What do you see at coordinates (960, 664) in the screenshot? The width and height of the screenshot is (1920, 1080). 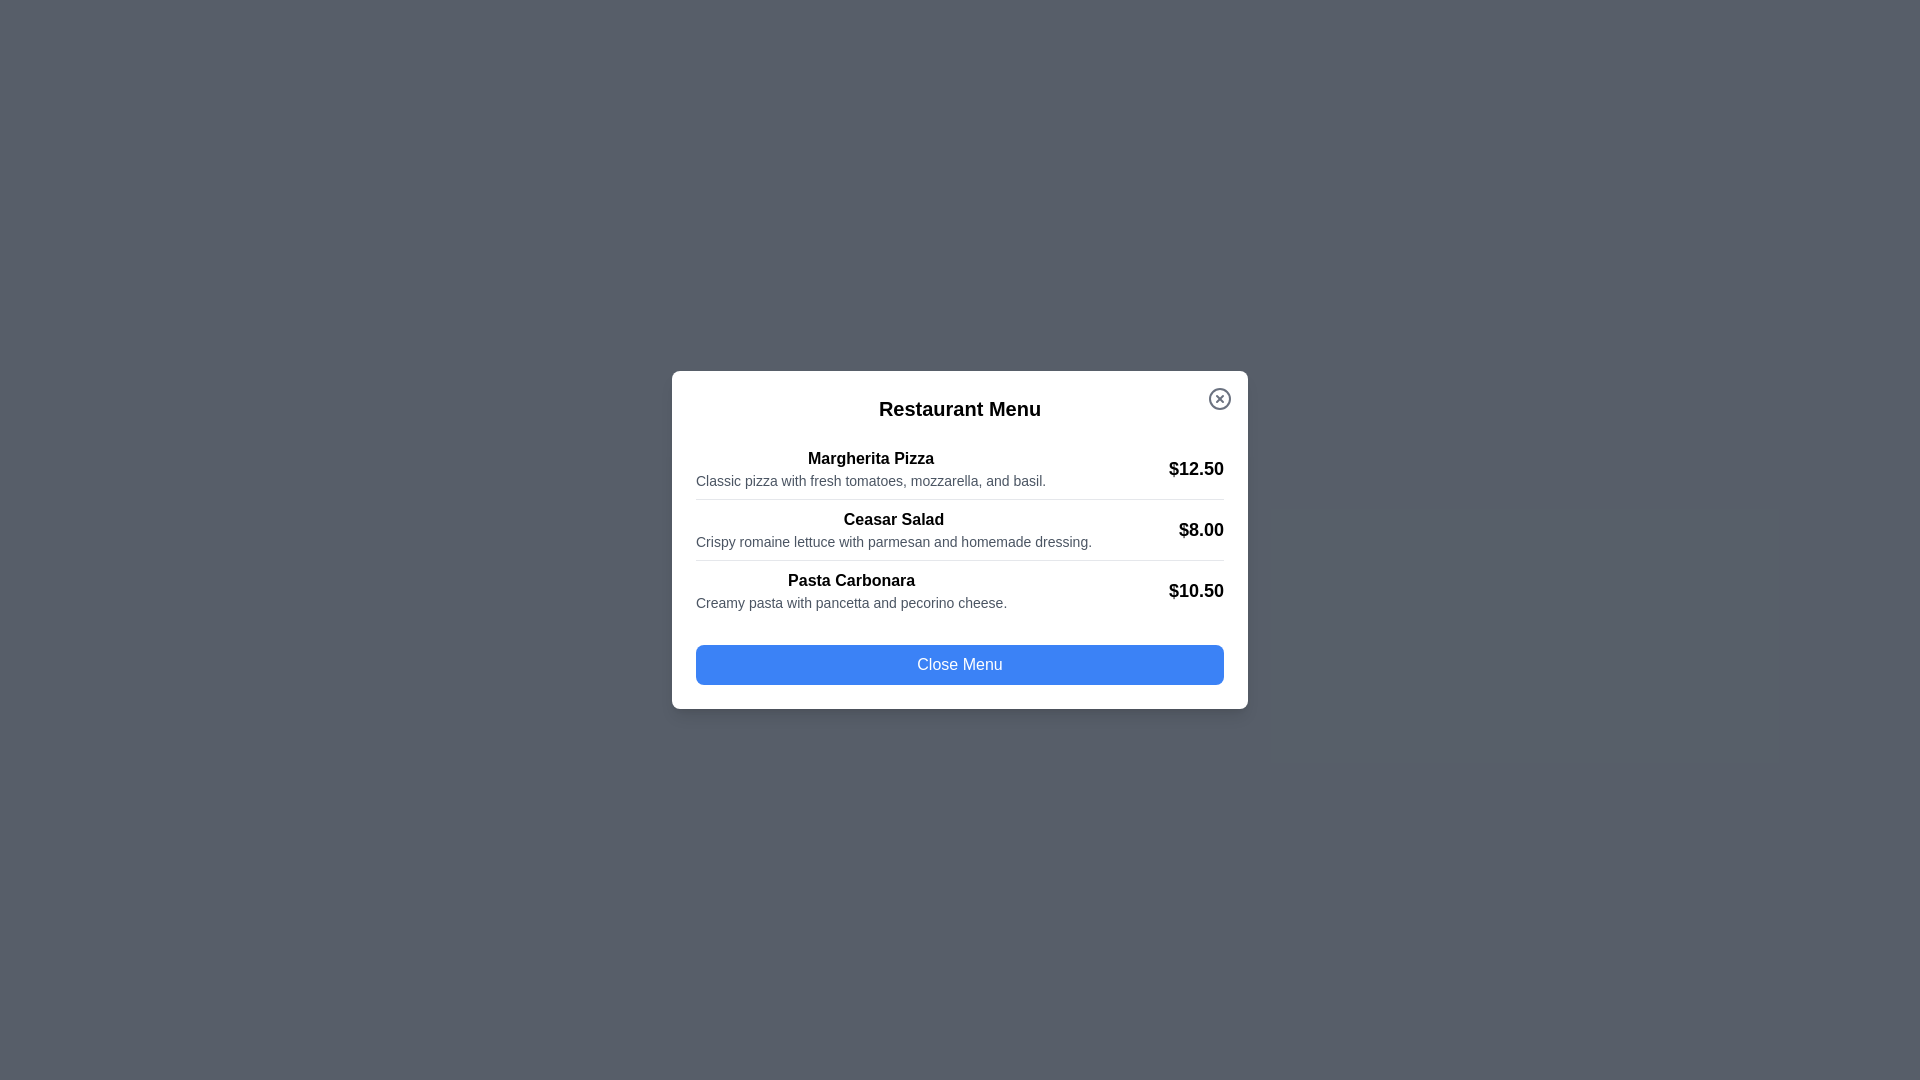 I see `the 'Close Menu' button to close the dialog` at bounding box center [960, 664].